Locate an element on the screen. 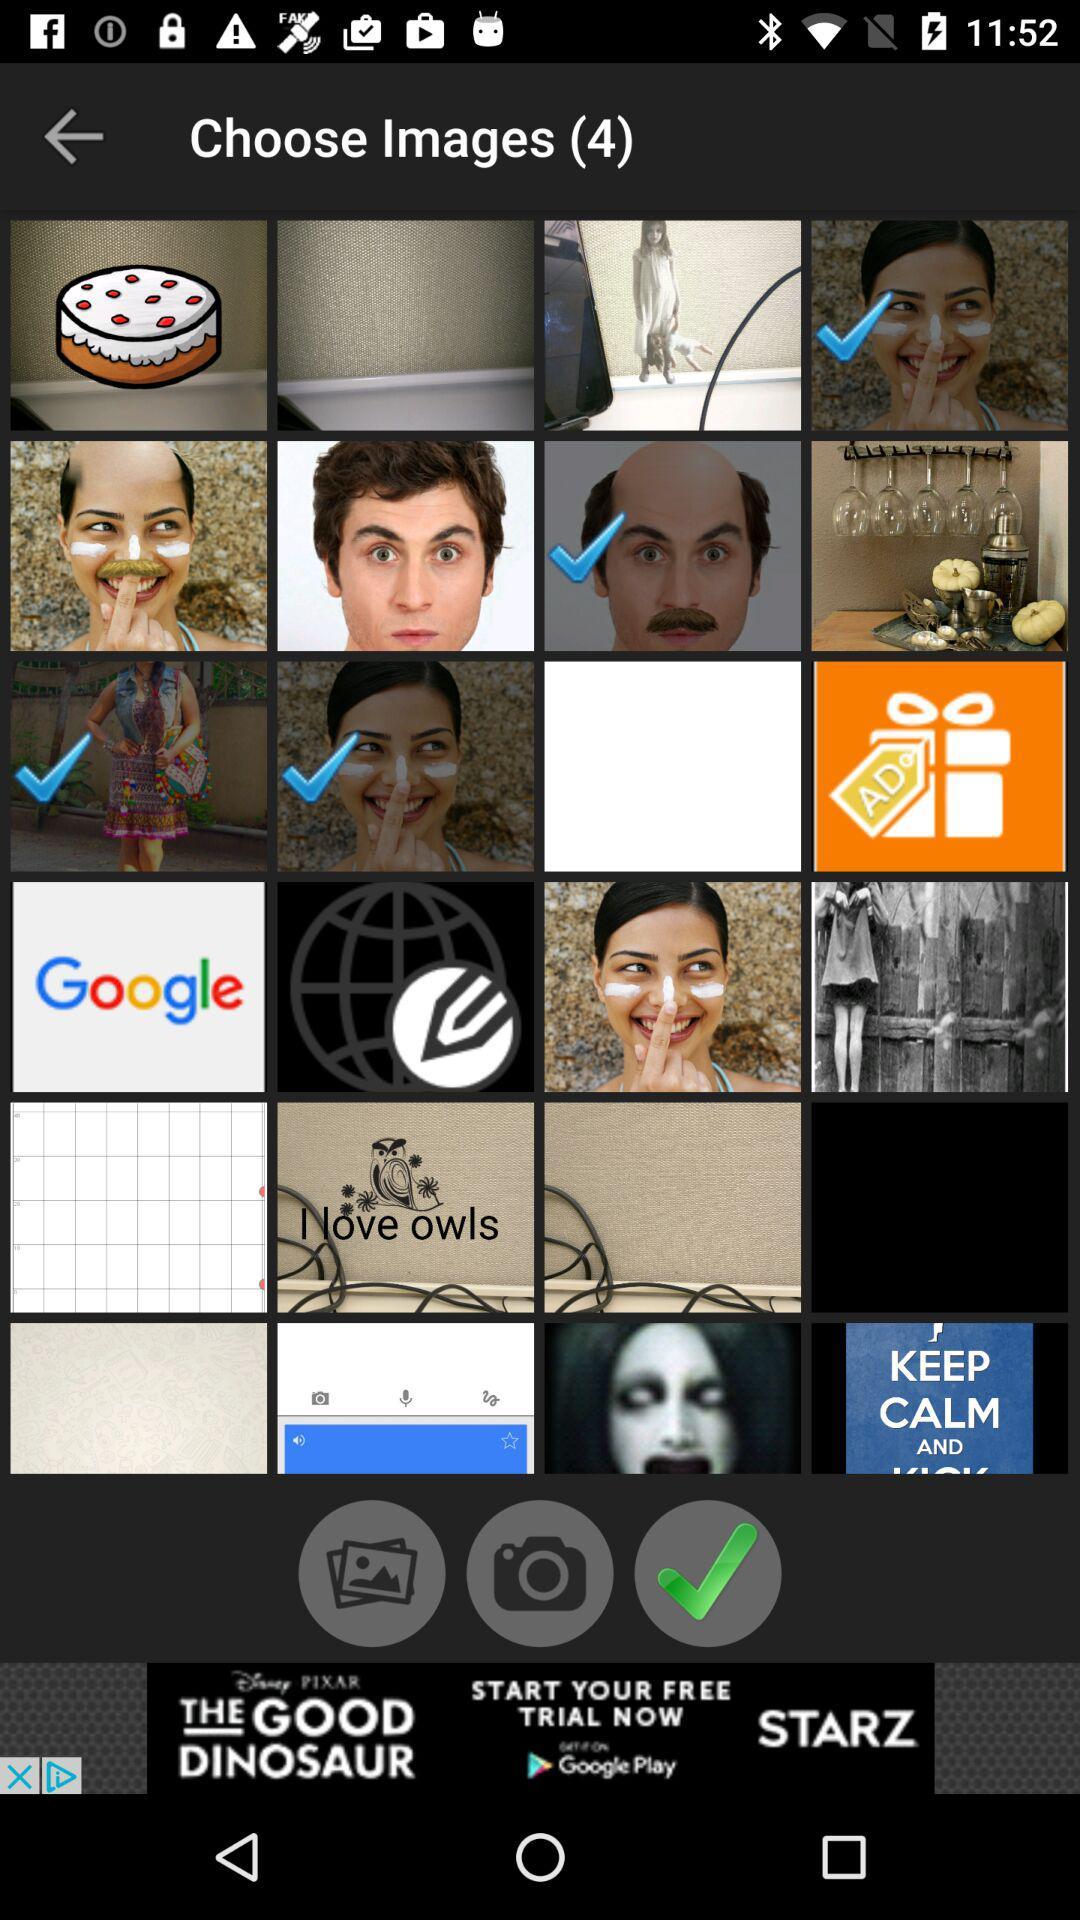 The height and width of the screenshot is (1920, 1080). image is located at coordinates (137, 1206).